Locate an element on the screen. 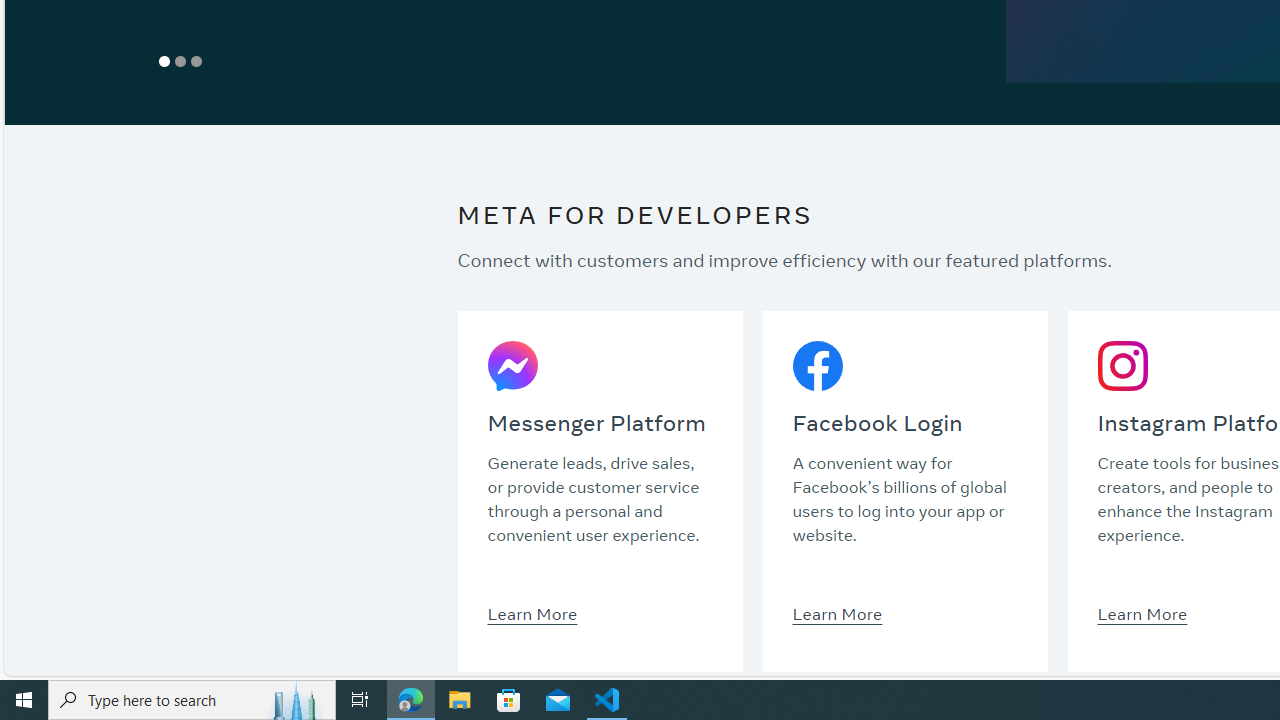  'Show Slide 1' is located at coordinates (165, 60).